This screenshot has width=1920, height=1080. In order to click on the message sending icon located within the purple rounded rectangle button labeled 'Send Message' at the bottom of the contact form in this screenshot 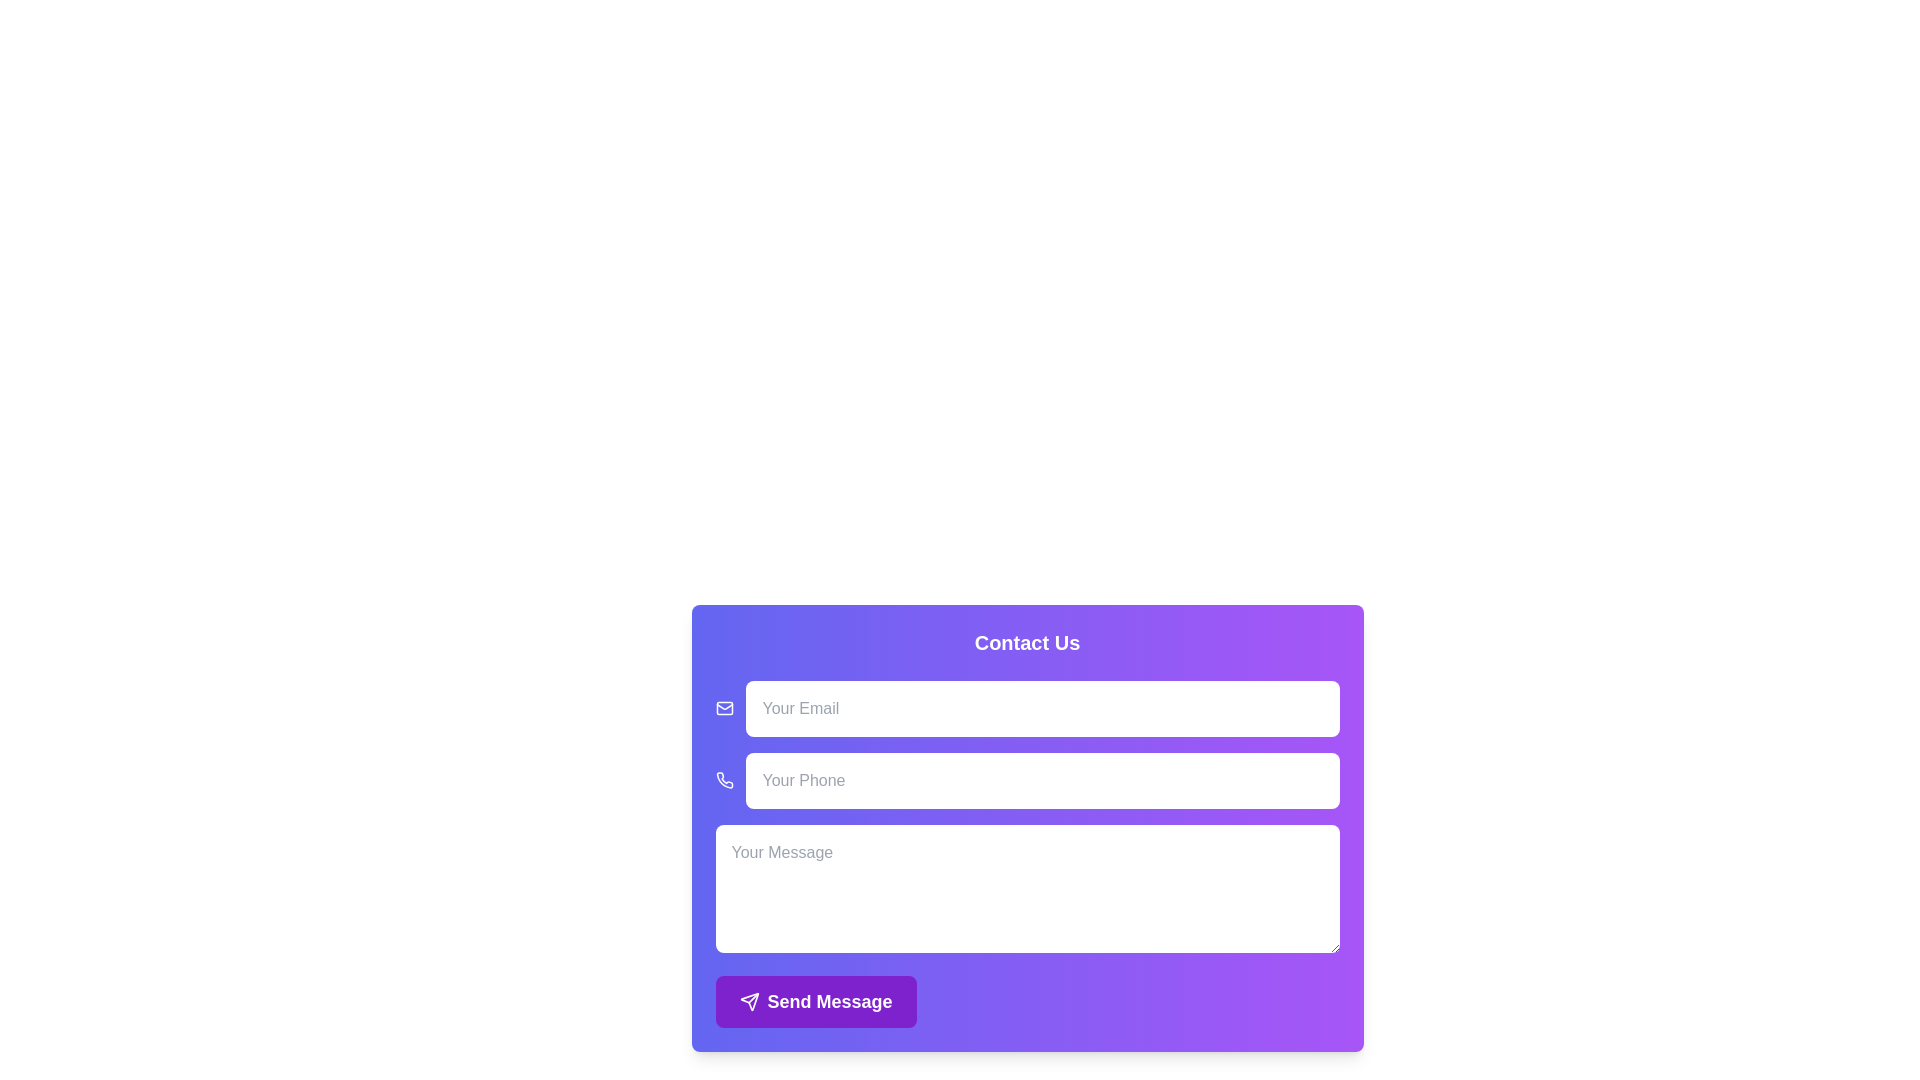, I will do `click(748, 1002)`.